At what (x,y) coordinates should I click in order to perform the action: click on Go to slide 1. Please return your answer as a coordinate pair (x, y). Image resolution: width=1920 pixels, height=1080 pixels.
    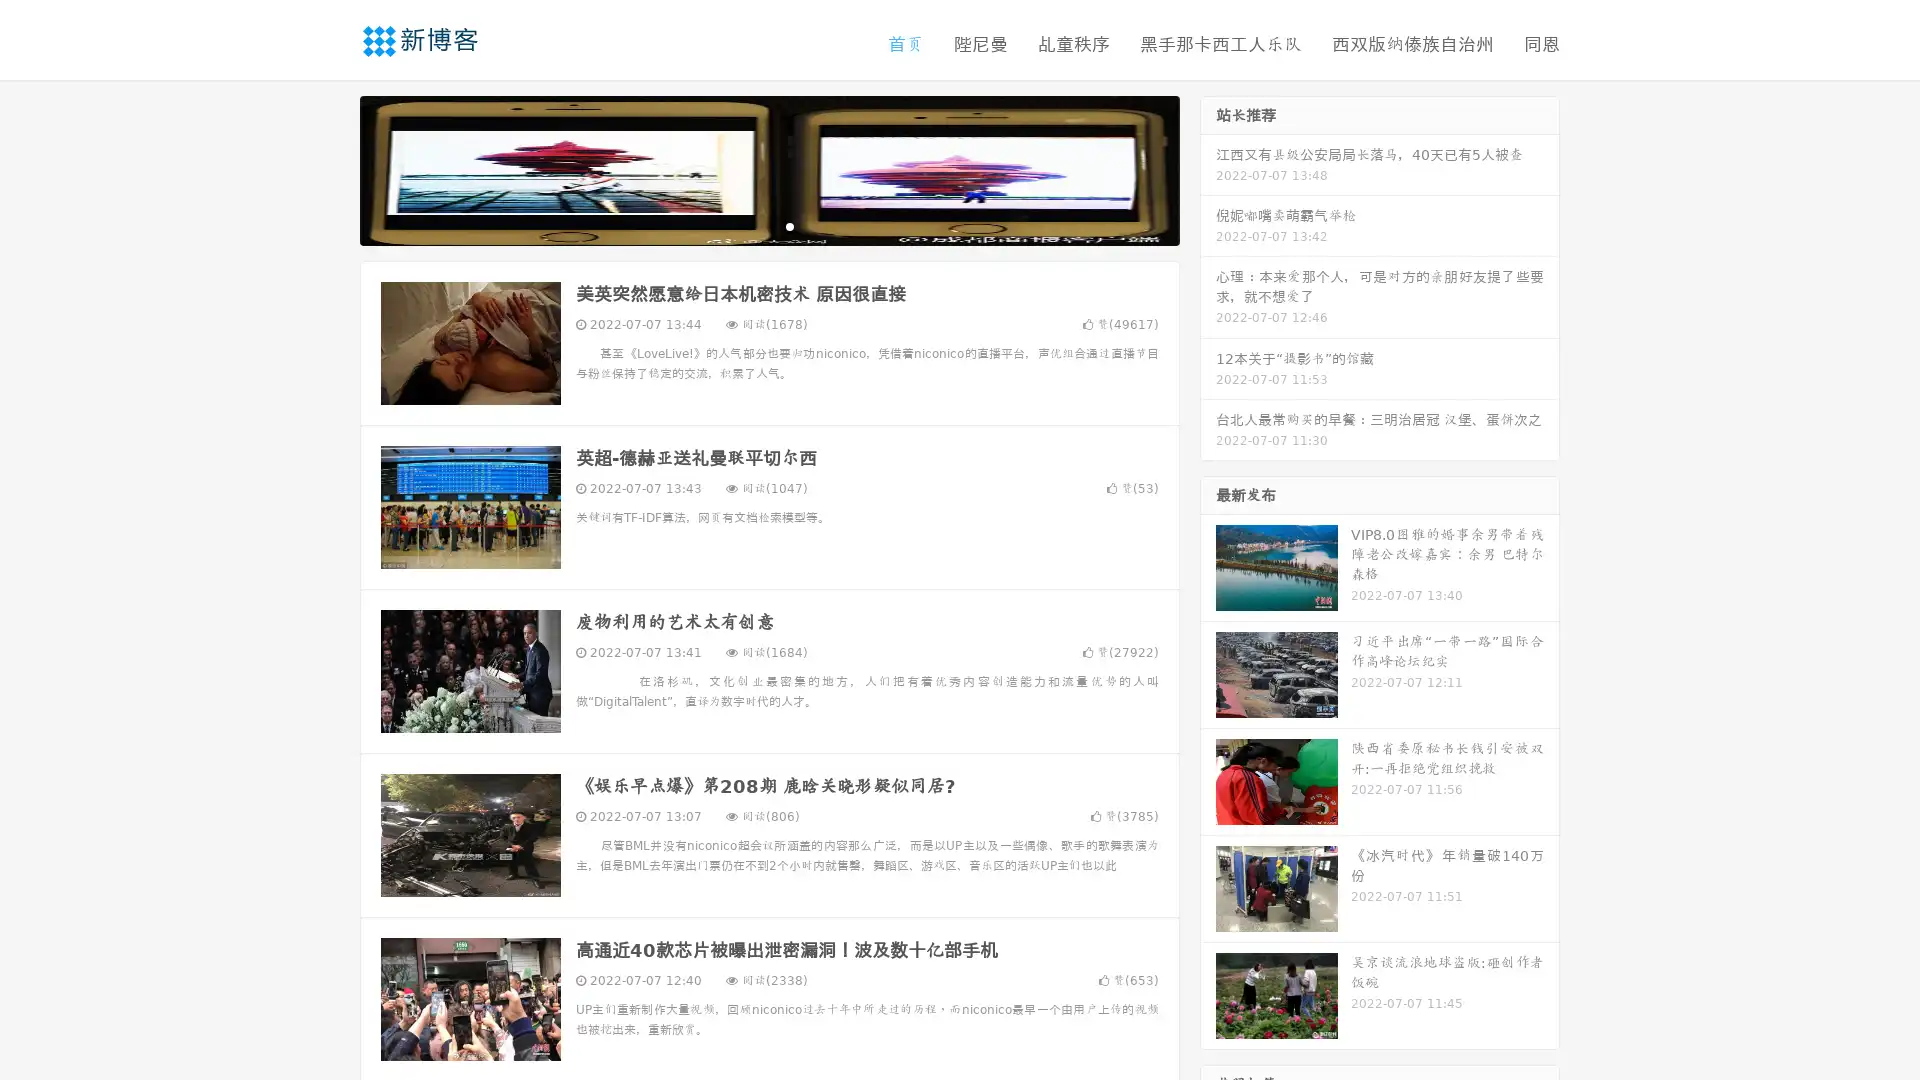
    Looking at the image, I should click on (748, 225).